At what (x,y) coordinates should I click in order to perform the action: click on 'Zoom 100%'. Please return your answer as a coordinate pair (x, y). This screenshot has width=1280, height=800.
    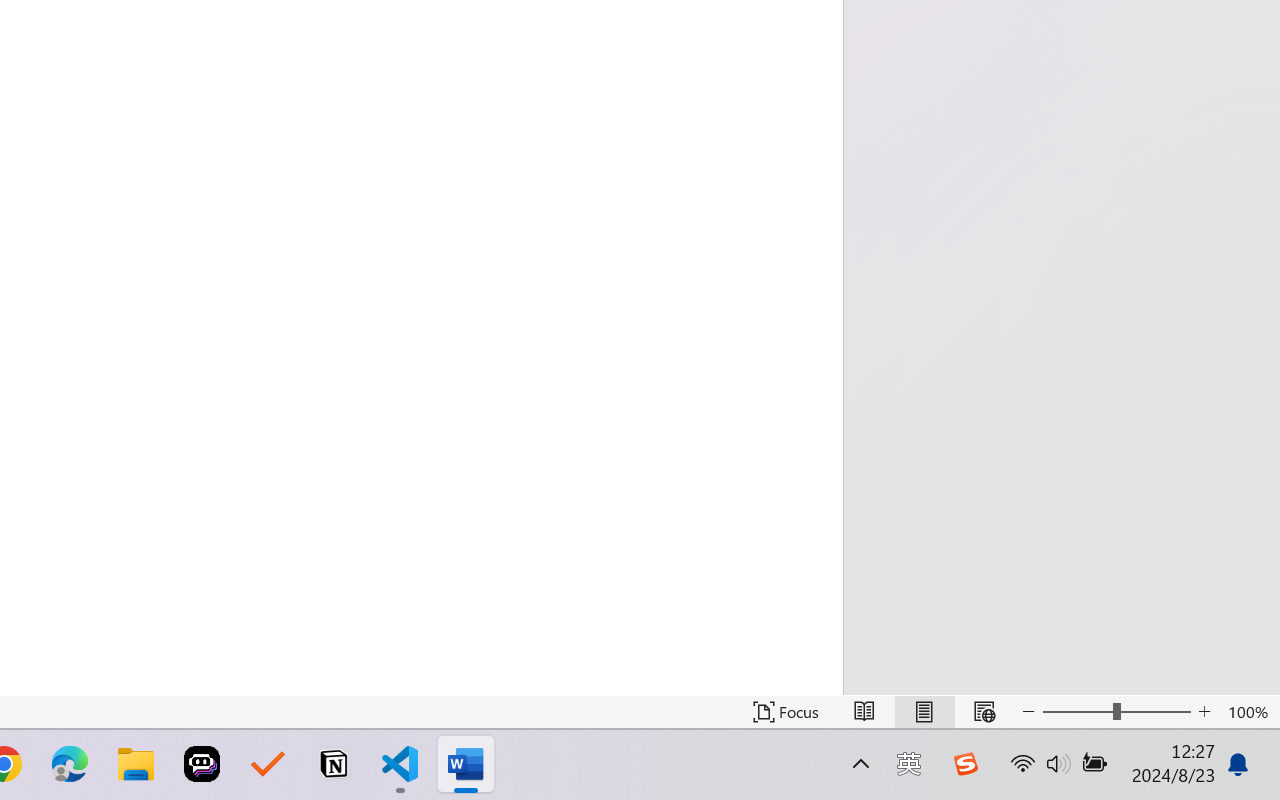
    Looking at the image, I should click on (1248, 711).